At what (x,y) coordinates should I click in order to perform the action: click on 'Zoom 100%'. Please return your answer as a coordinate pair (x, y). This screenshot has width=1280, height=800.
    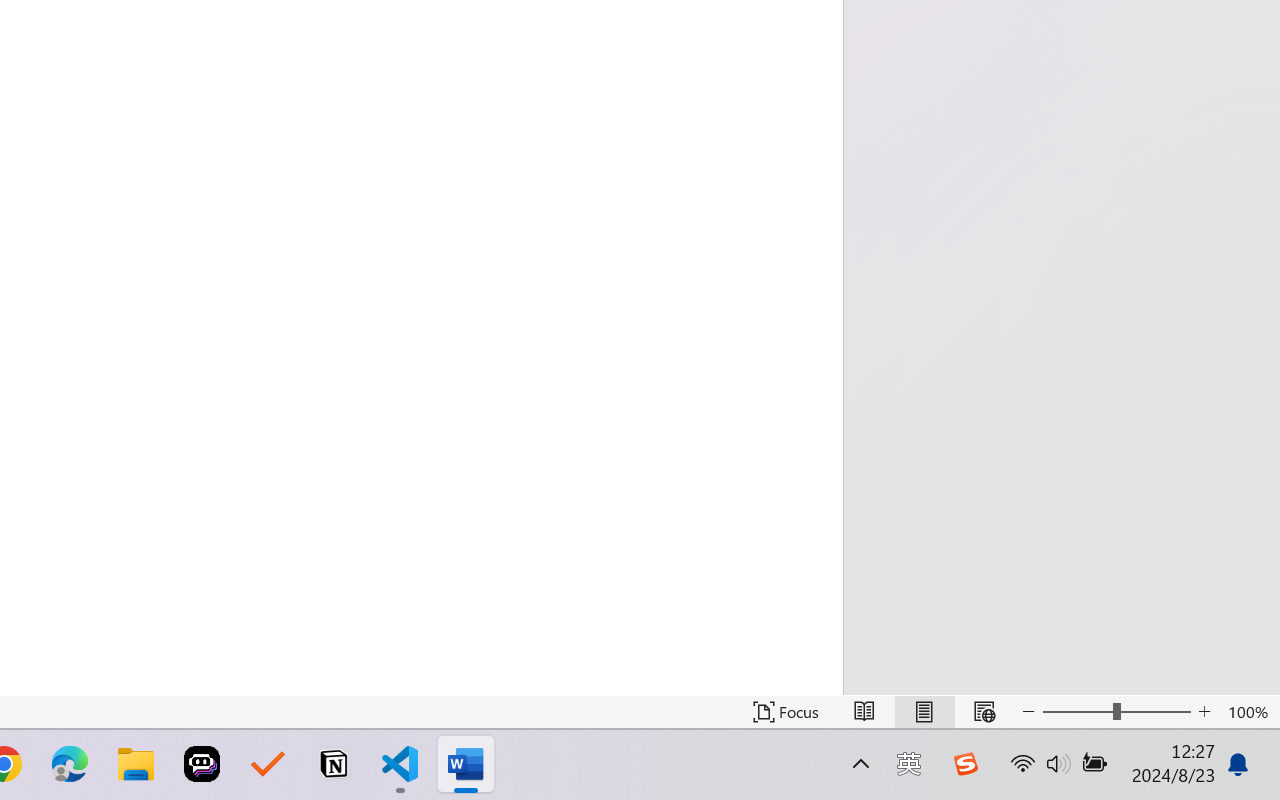
    Looking at the image, I should click on (1248, 711).